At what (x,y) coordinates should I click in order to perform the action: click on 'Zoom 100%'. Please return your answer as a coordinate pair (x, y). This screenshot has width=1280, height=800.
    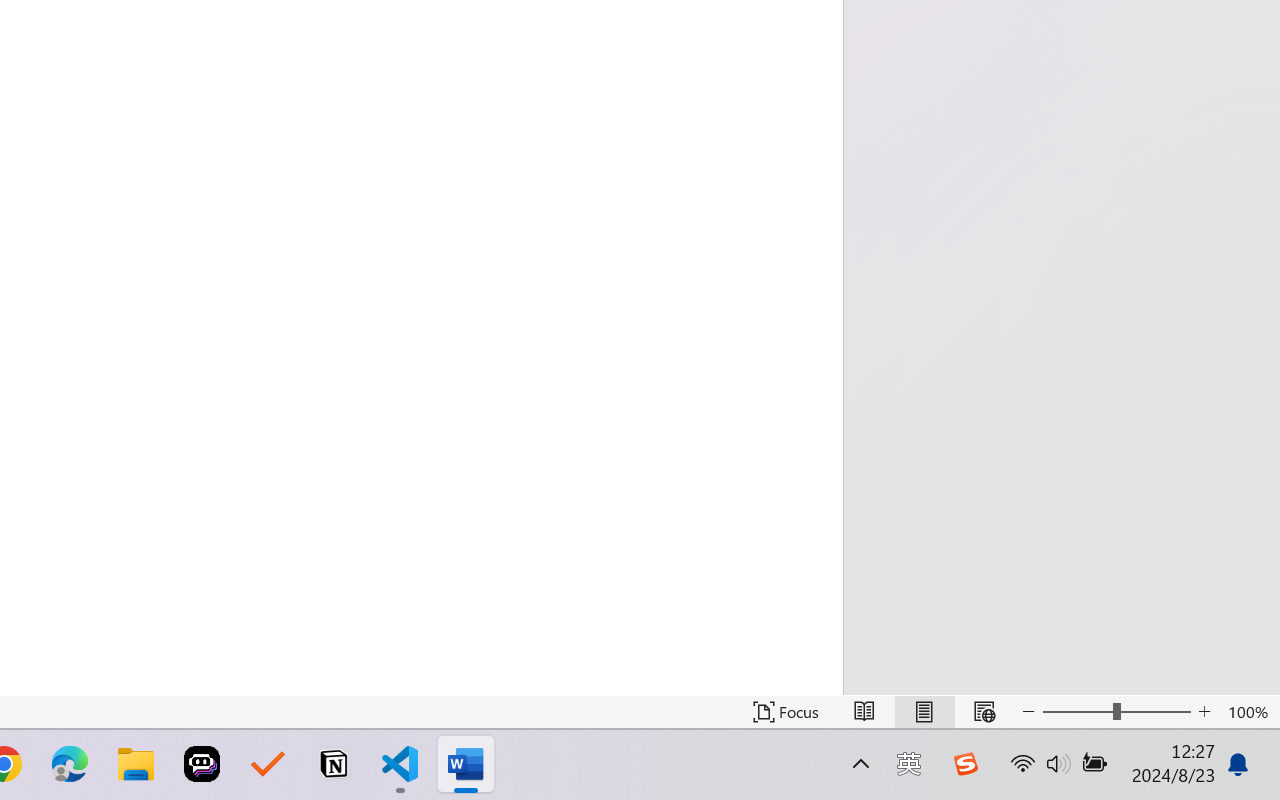
    Looking at the image, I should click on (1248, 711).